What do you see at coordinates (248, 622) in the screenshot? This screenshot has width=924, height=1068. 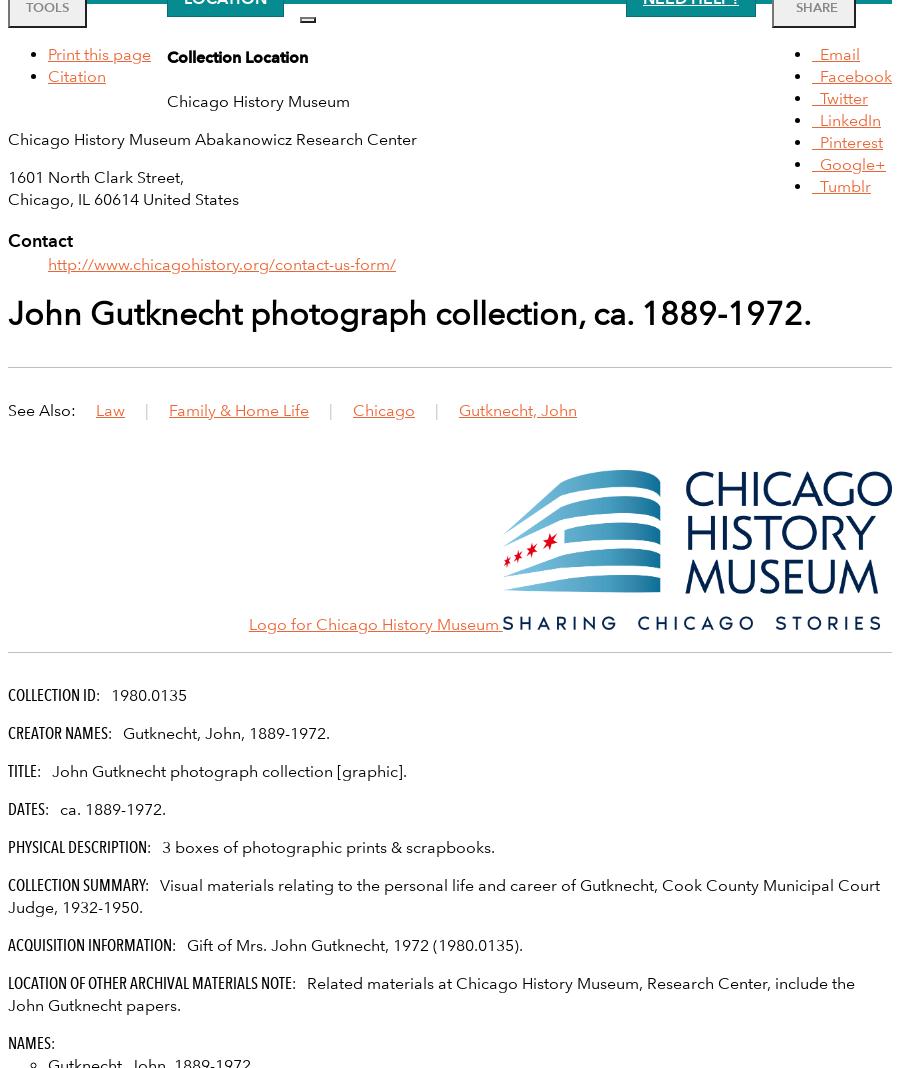 I see `'Logo for Chicago History Museum'` at bounding box center [248, 622].